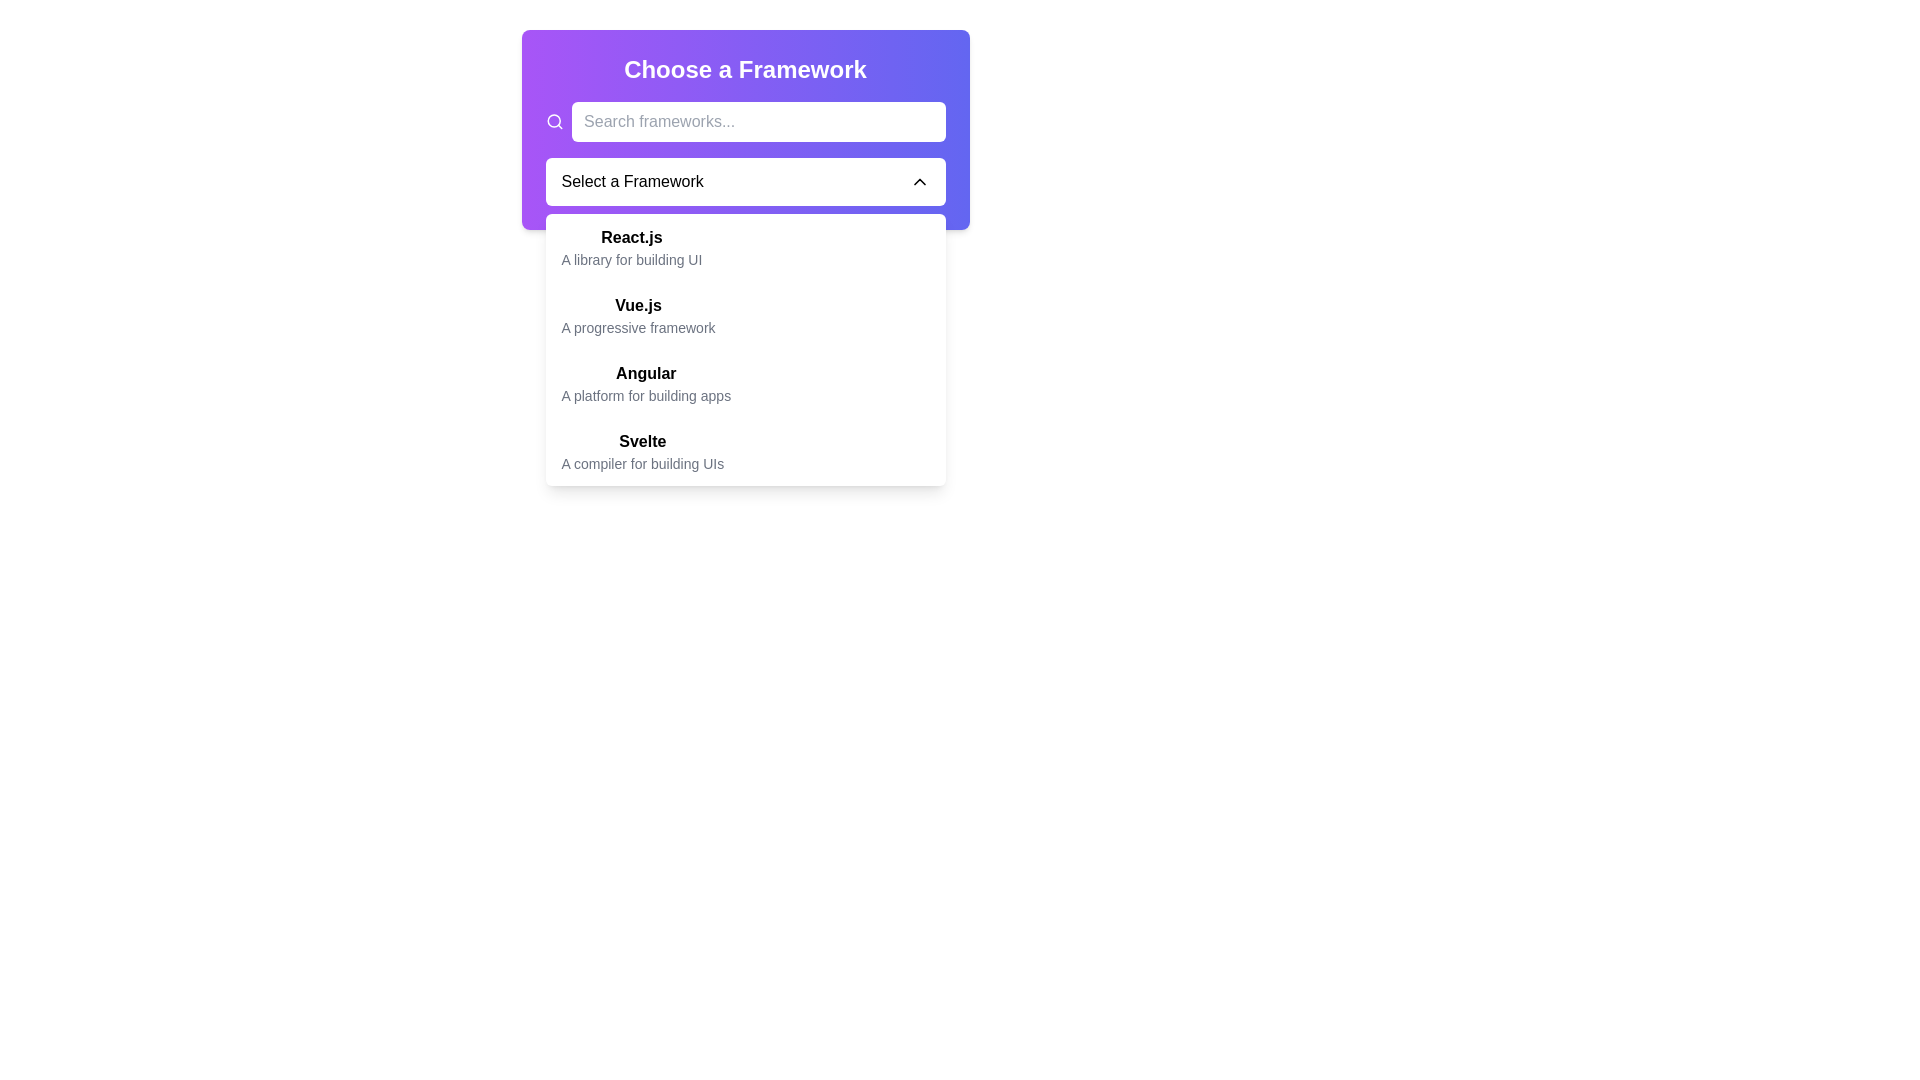  I want to click on the white rectangular dropdown menu labeled 'Select a Framework' with rounded corners, so click(744, 181).